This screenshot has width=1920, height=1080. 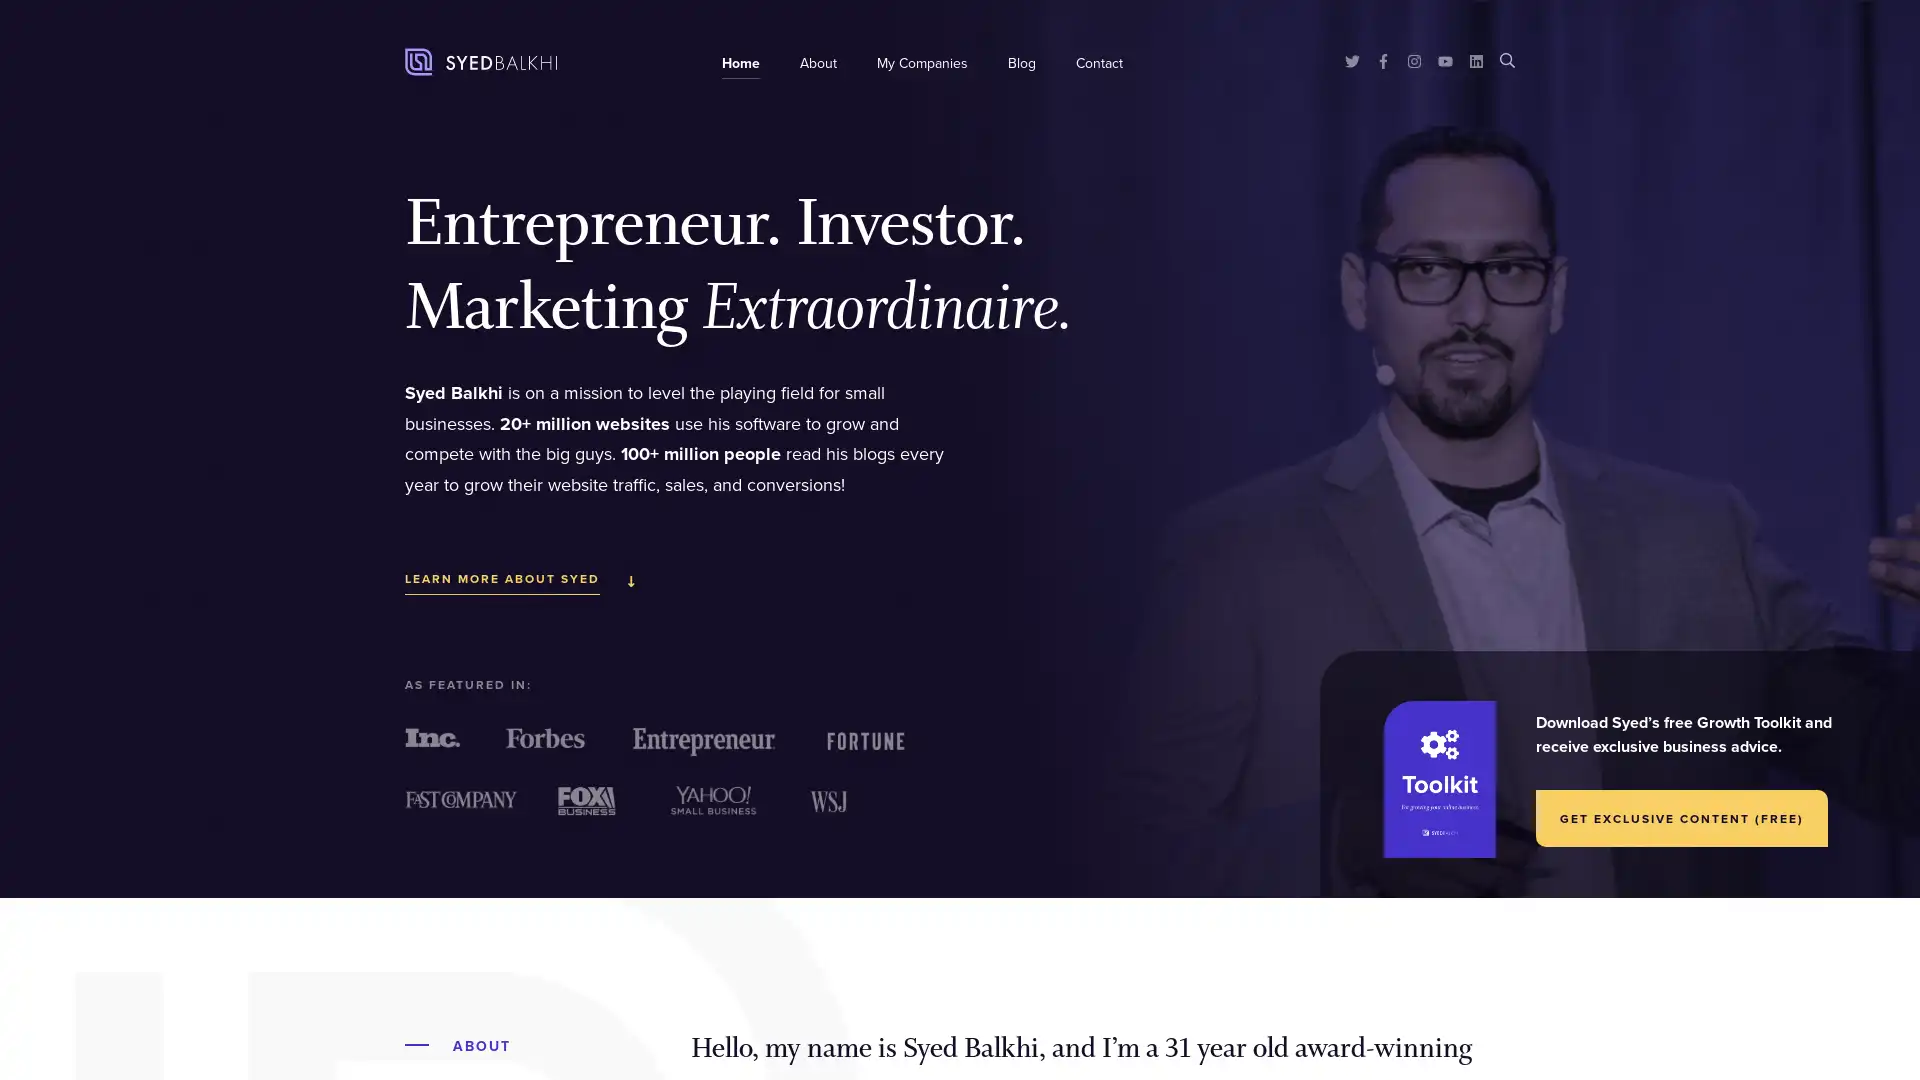 What do you see at coordinates (1507, 58) in the screenshot?
I see `SEARCH` at bounding box center [1507, 58].